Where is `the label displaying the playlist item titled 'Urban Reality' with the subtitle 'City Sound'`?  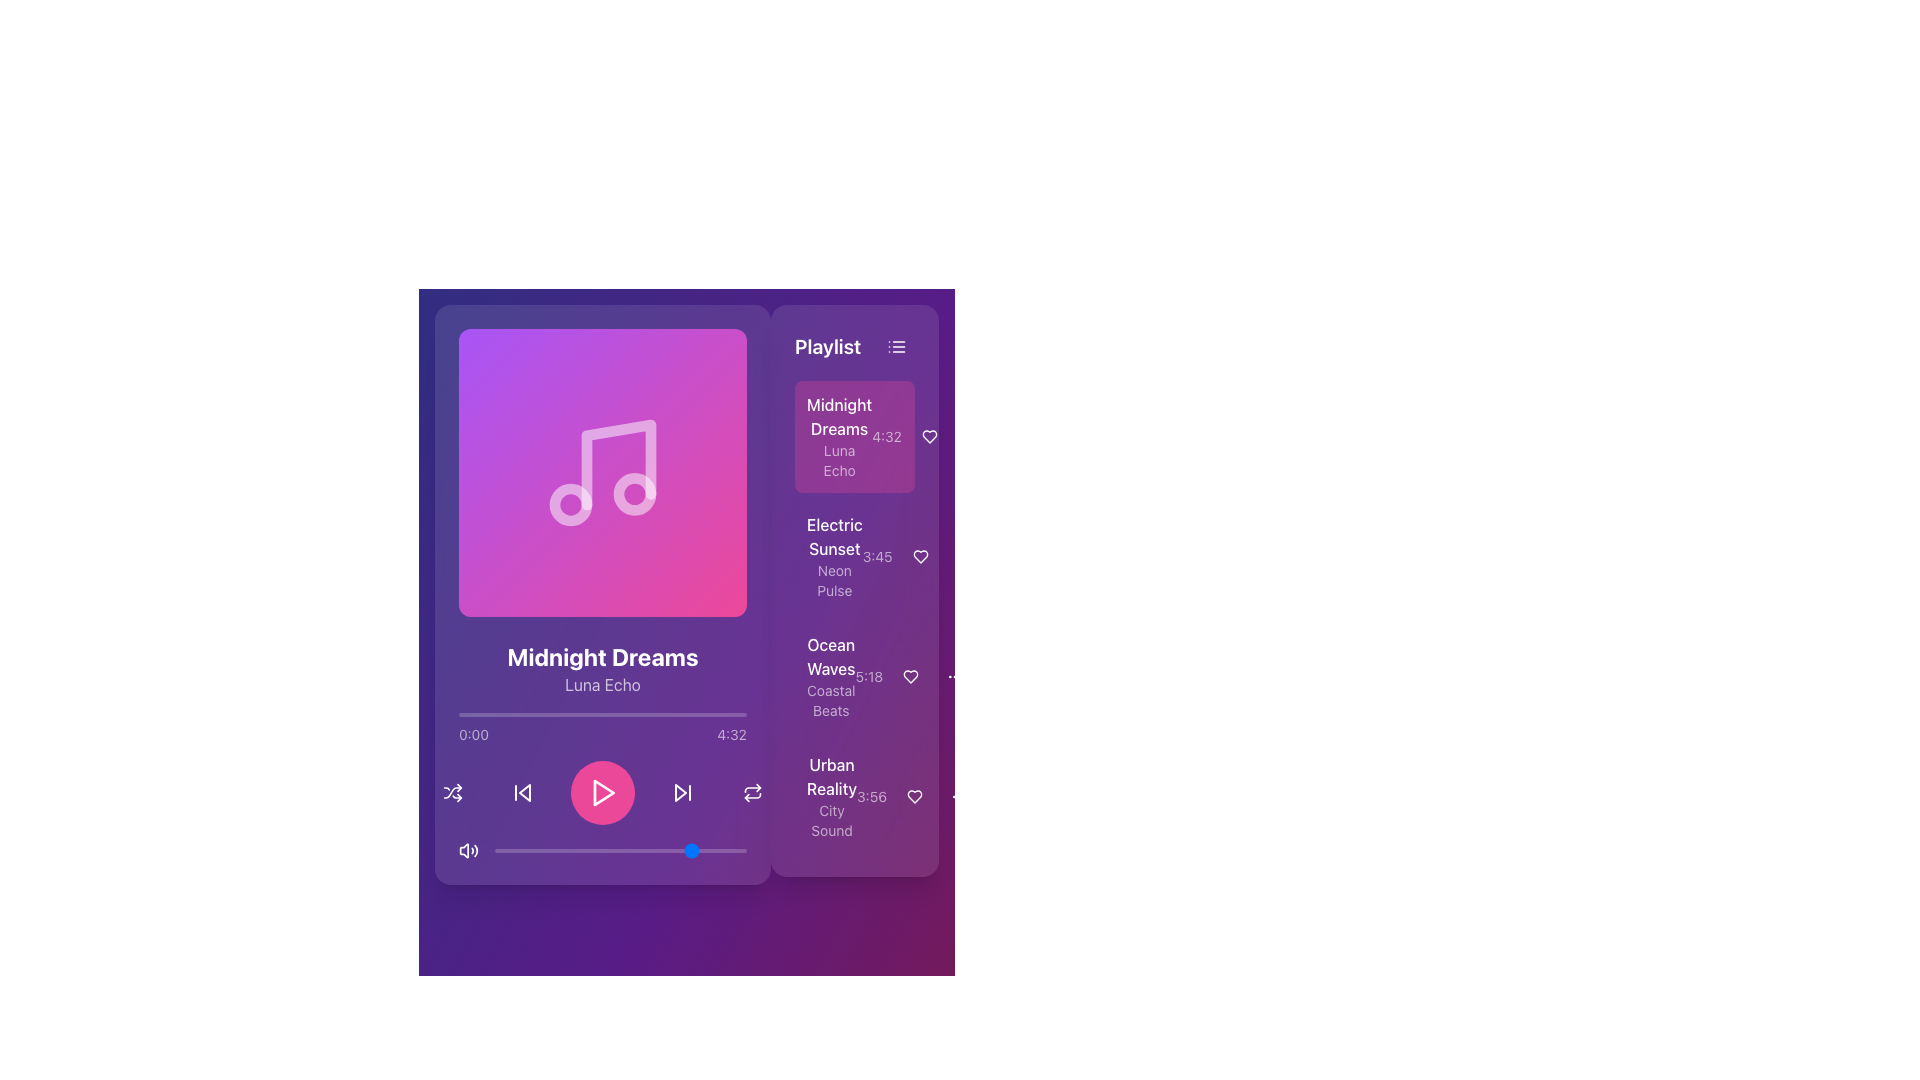 the label displaying the playlist item titled 'Urban Reality' with the subtitle 'City Sound' is located at coordinates (831, 796).